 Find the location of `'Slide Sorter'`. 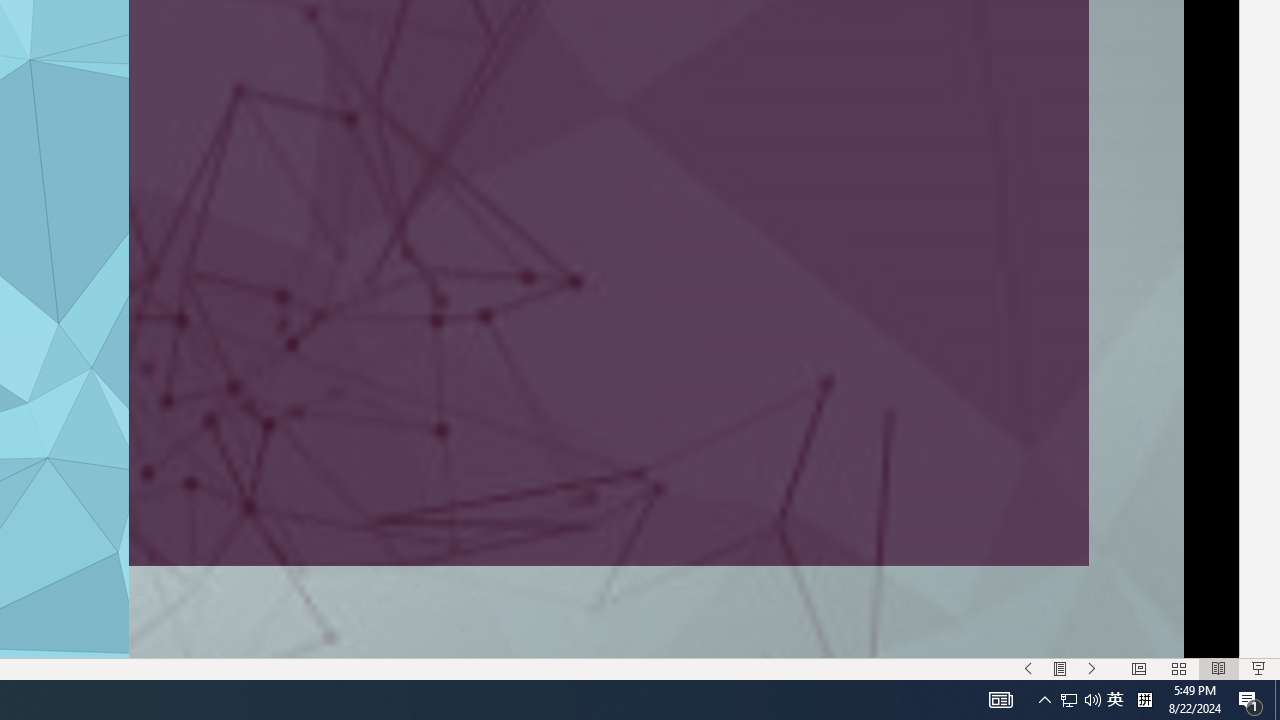

'Slide Sorter' is located at coordinates (1178, 669).